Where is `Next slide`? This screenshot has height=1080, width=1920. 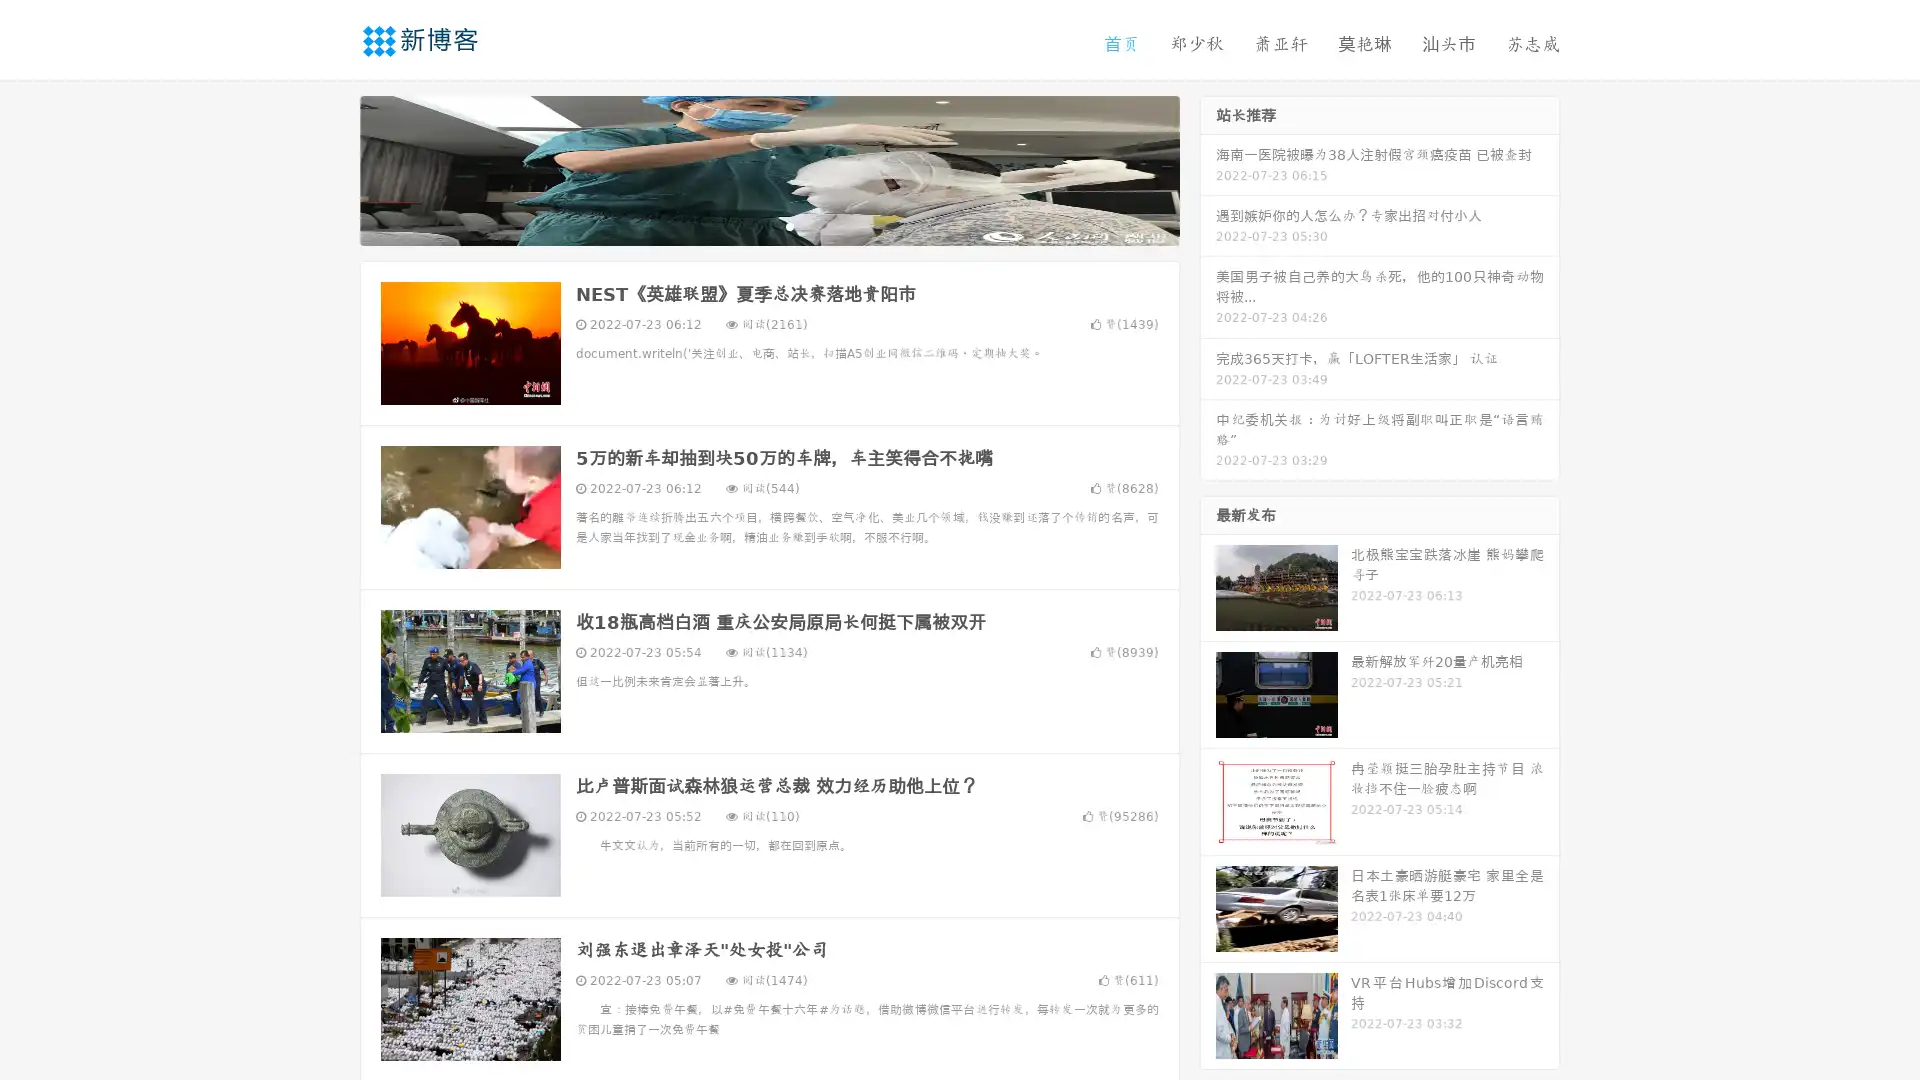
Next slide is located at coordinates (1208, 168).